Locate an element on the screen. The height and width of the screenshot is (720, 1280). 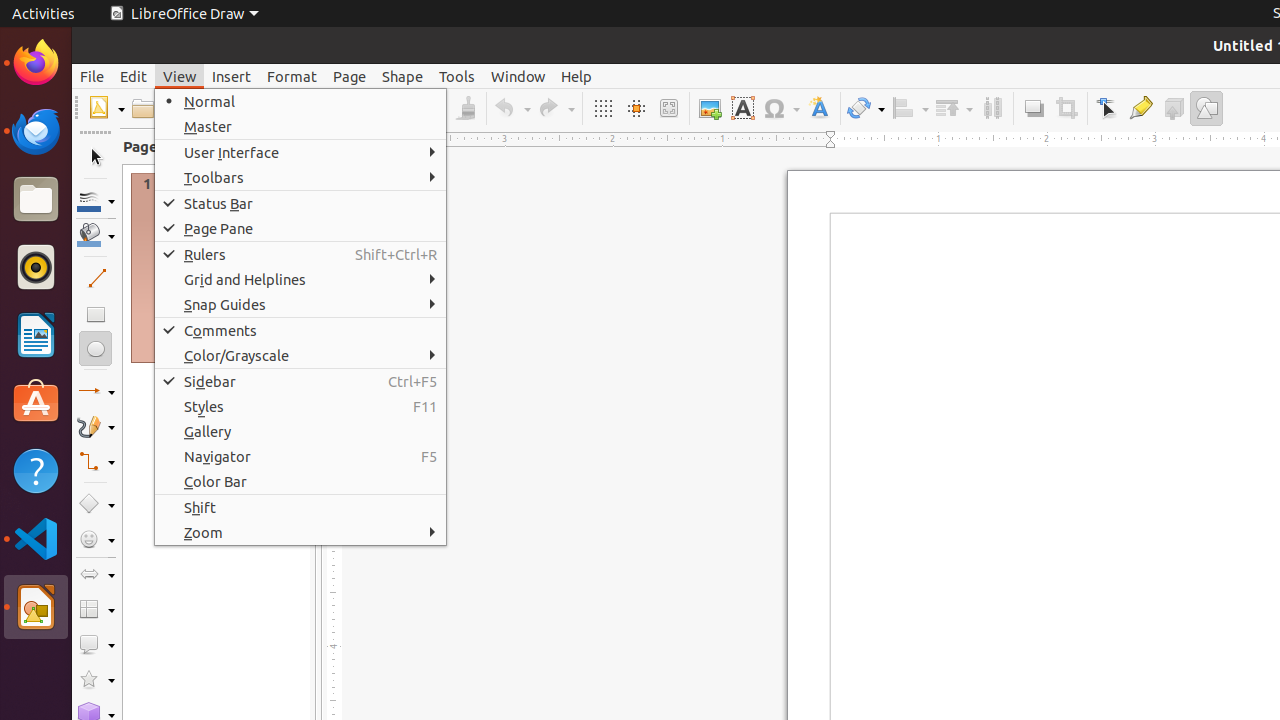
'Image' is located at coordinates (709, 108).